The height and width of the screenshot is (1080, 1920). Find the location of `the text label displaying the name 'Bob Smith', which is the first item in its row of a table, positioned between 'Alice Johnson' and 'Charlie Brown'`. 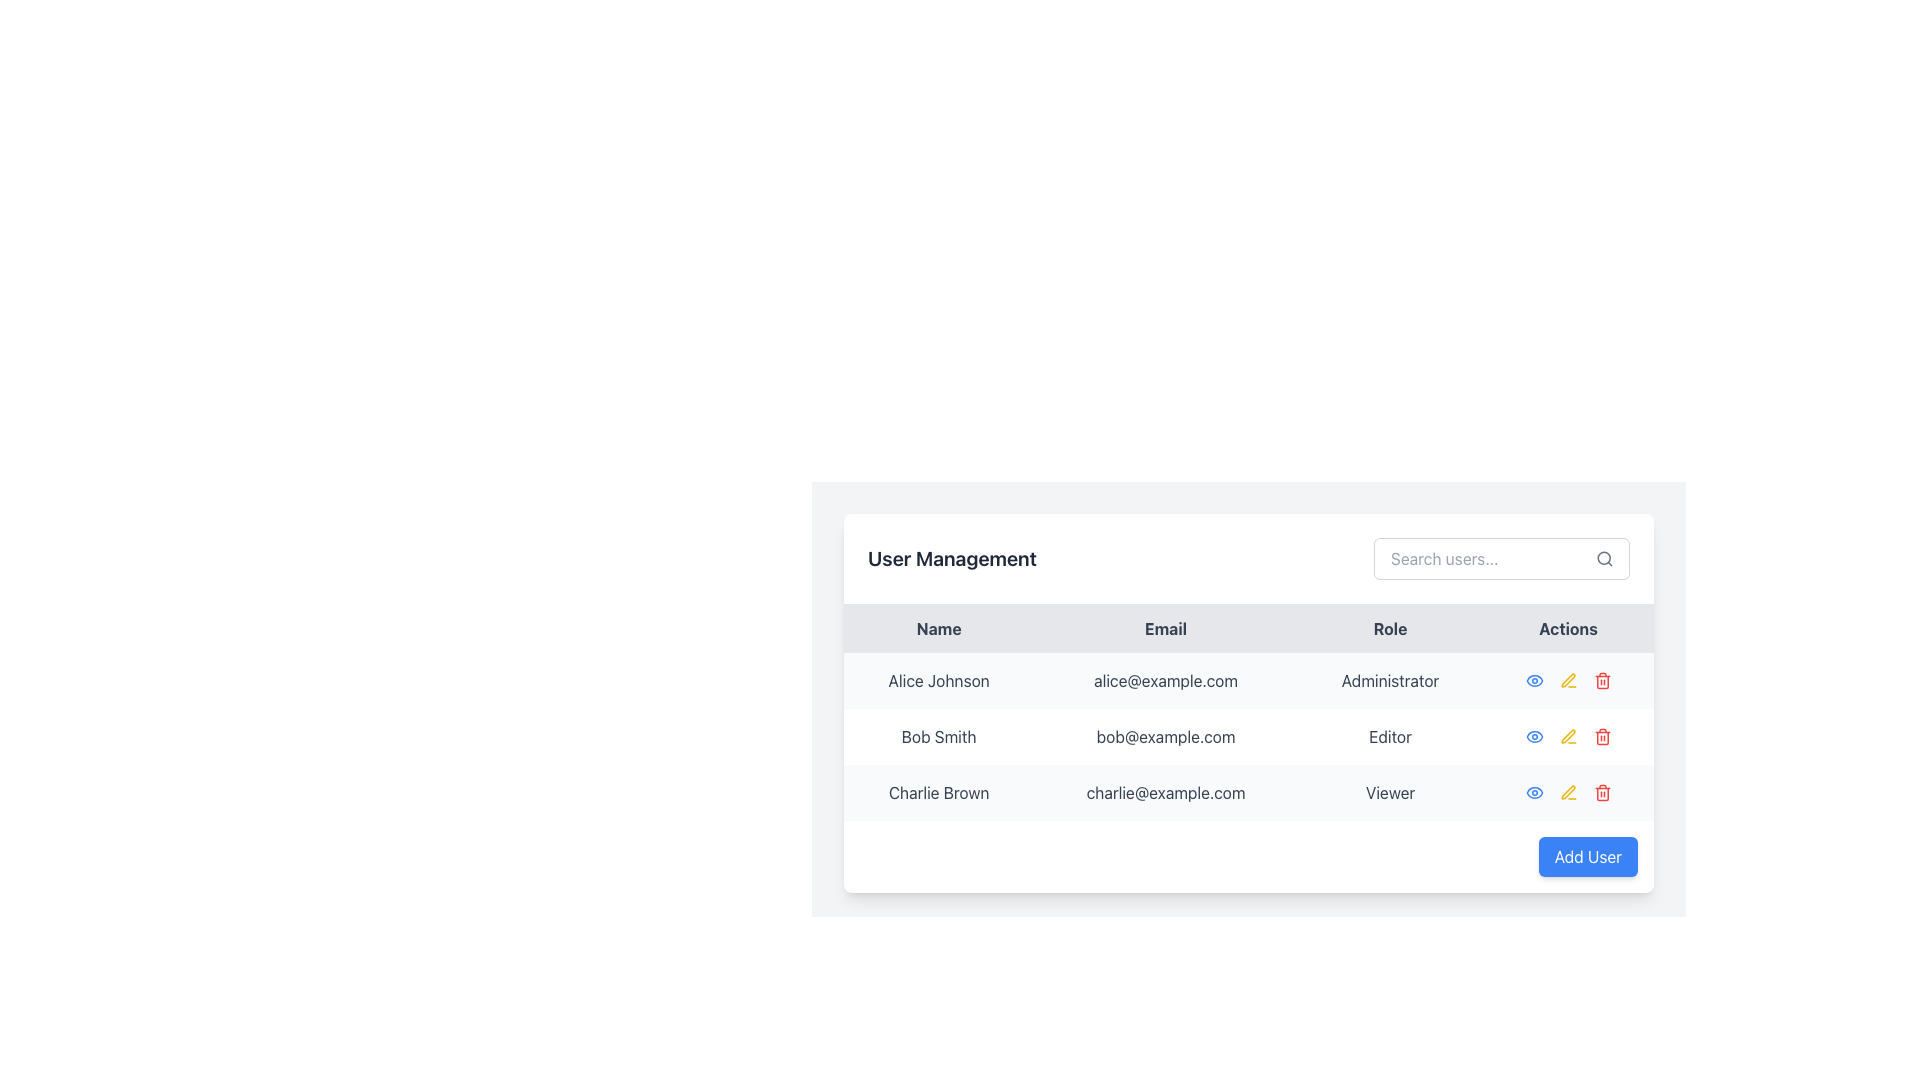

the text label displaying the name 'Bob Smith', which is the first item in its row of a table, positioned between 'Alice Johnson' and 'Charlie Brown' is located at coordinates (938, 736).